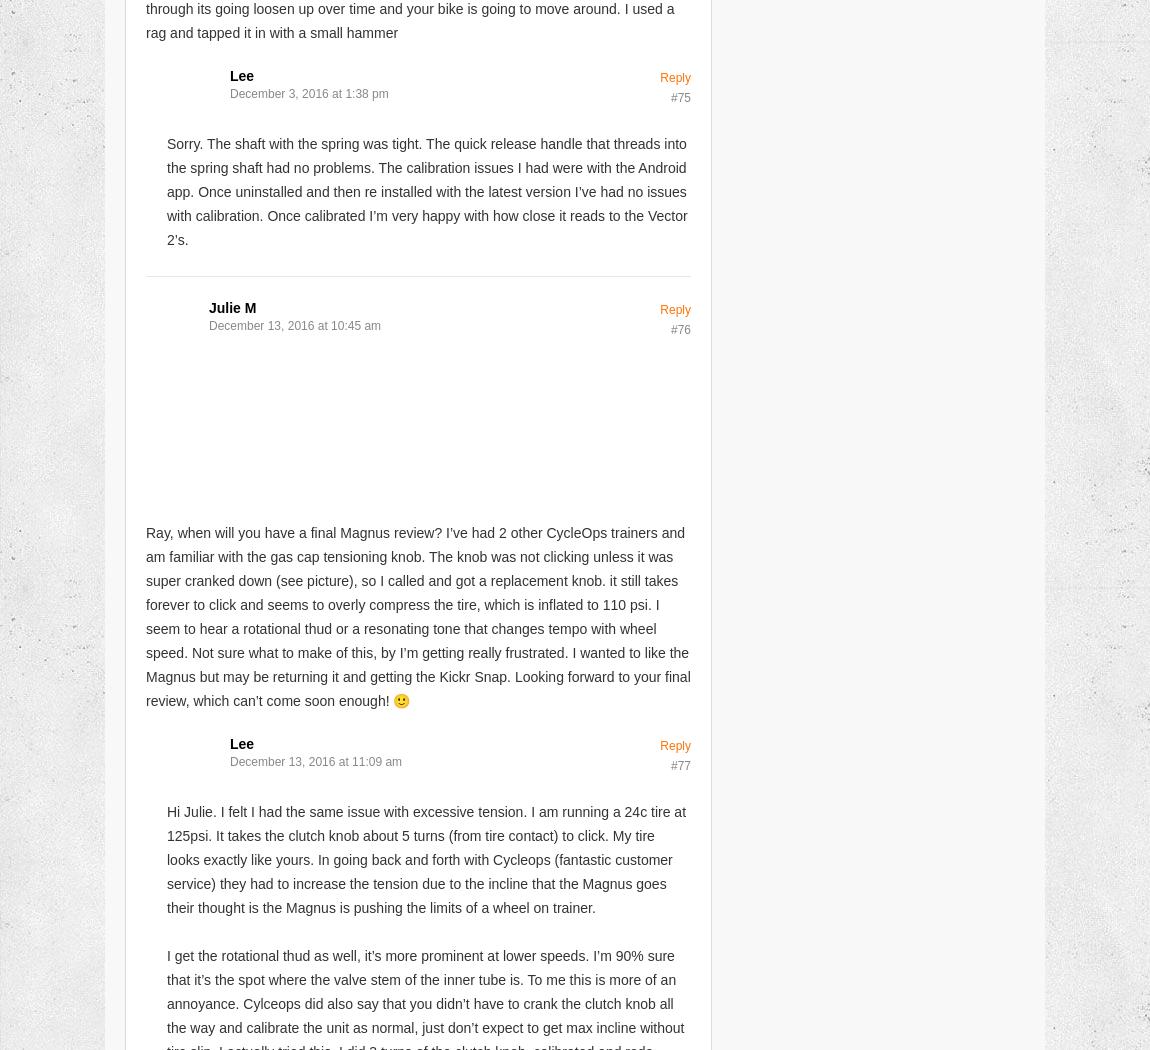 The image size is (1150, 1050). I want to click on 'Ray, when will you have a final Magnus review? I’ve had 2 other CycleOps trainers and am familiar with the gas cap tensioning knob. The knob was not clicking unless it was super cranked down (see picture), so I called and got a replacement knob. it still takes forever to click and seems to overly compress the tire, which is inflated to 110 psi. I seem to hear a rotational thud or a resonating tone that changes tempo with wheel speed. Not sure what to make of this, by I’m getting really frustrated. I wanted to like the Magnus but may be returning it and getting the Kickr Snap. Looking forward to your final review, which can’t come soon enough! 🙂', so click(418, 616).